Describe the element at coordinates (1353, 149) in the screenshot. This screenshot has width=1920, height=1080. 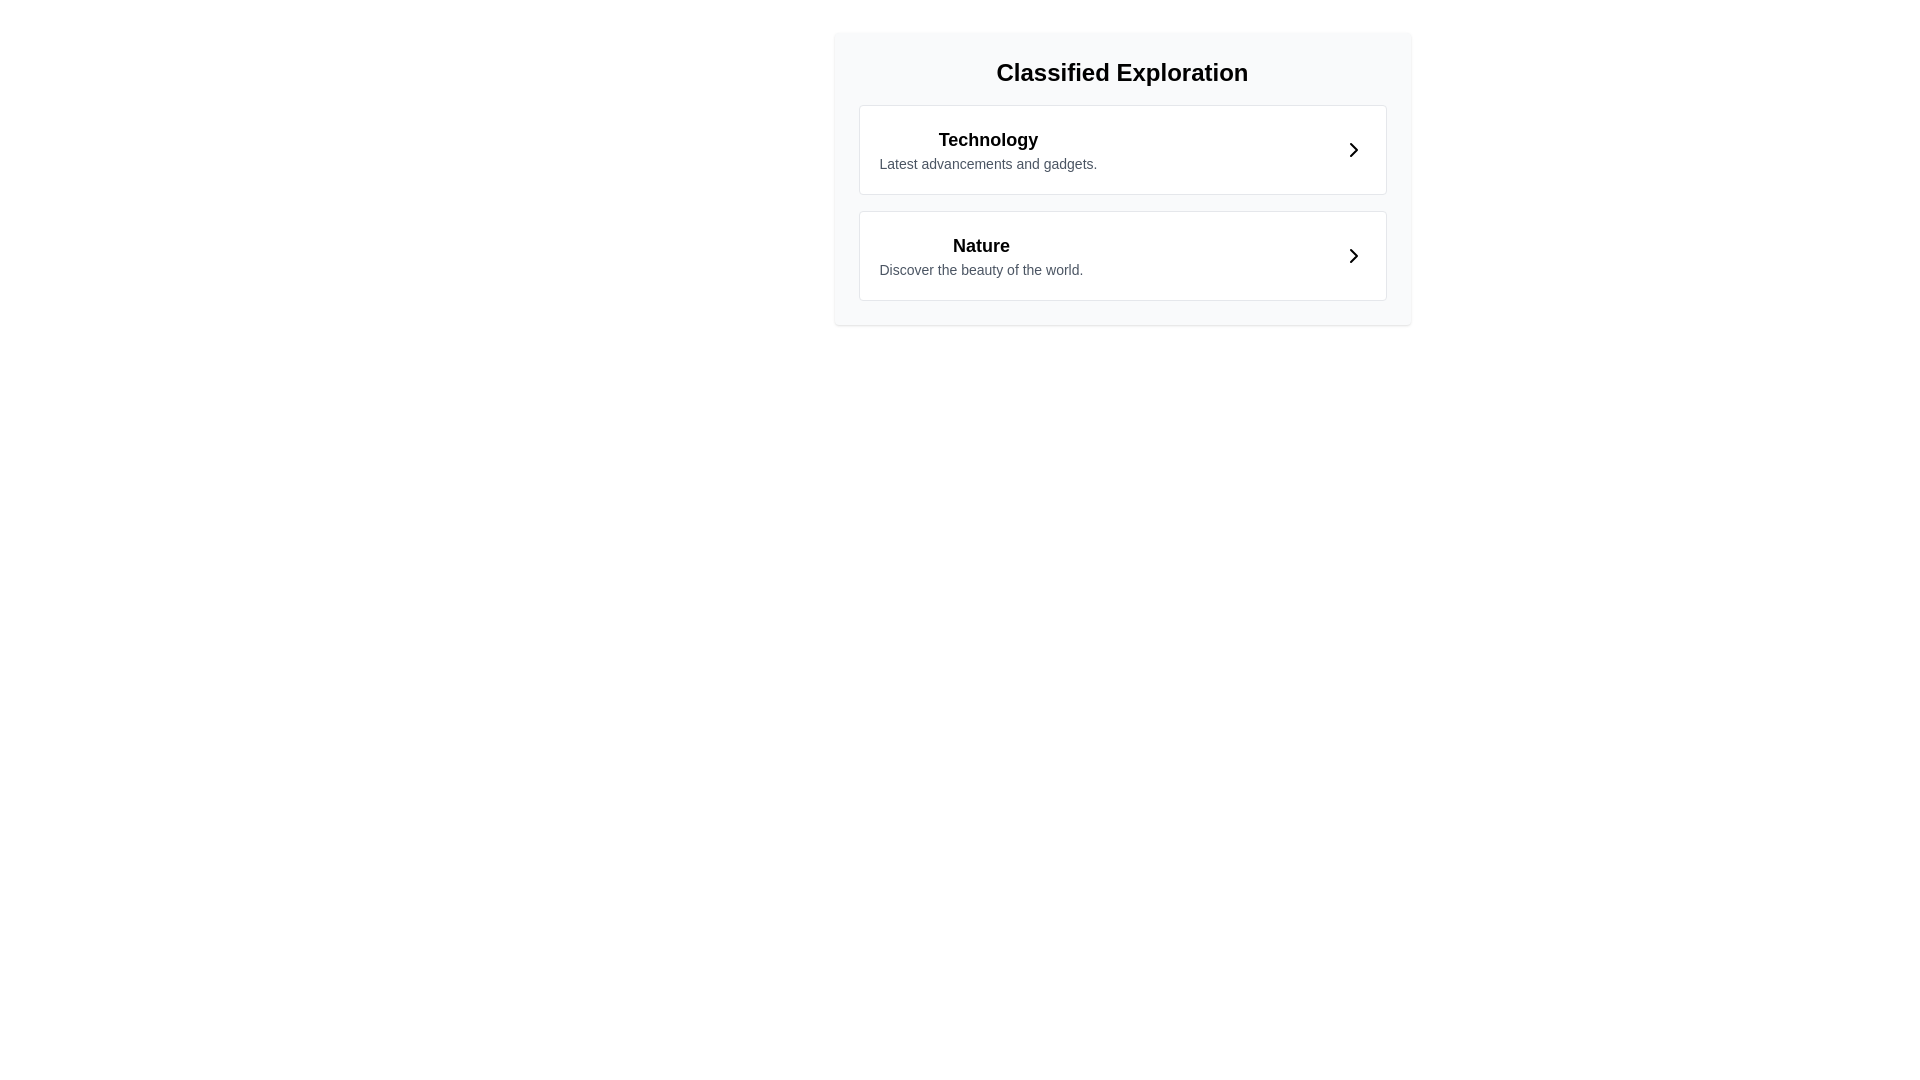
I see `the right-pointing chevron icon located to the far-right of the 'Technology' list item in the 'Classified Exploration' section` at that location.